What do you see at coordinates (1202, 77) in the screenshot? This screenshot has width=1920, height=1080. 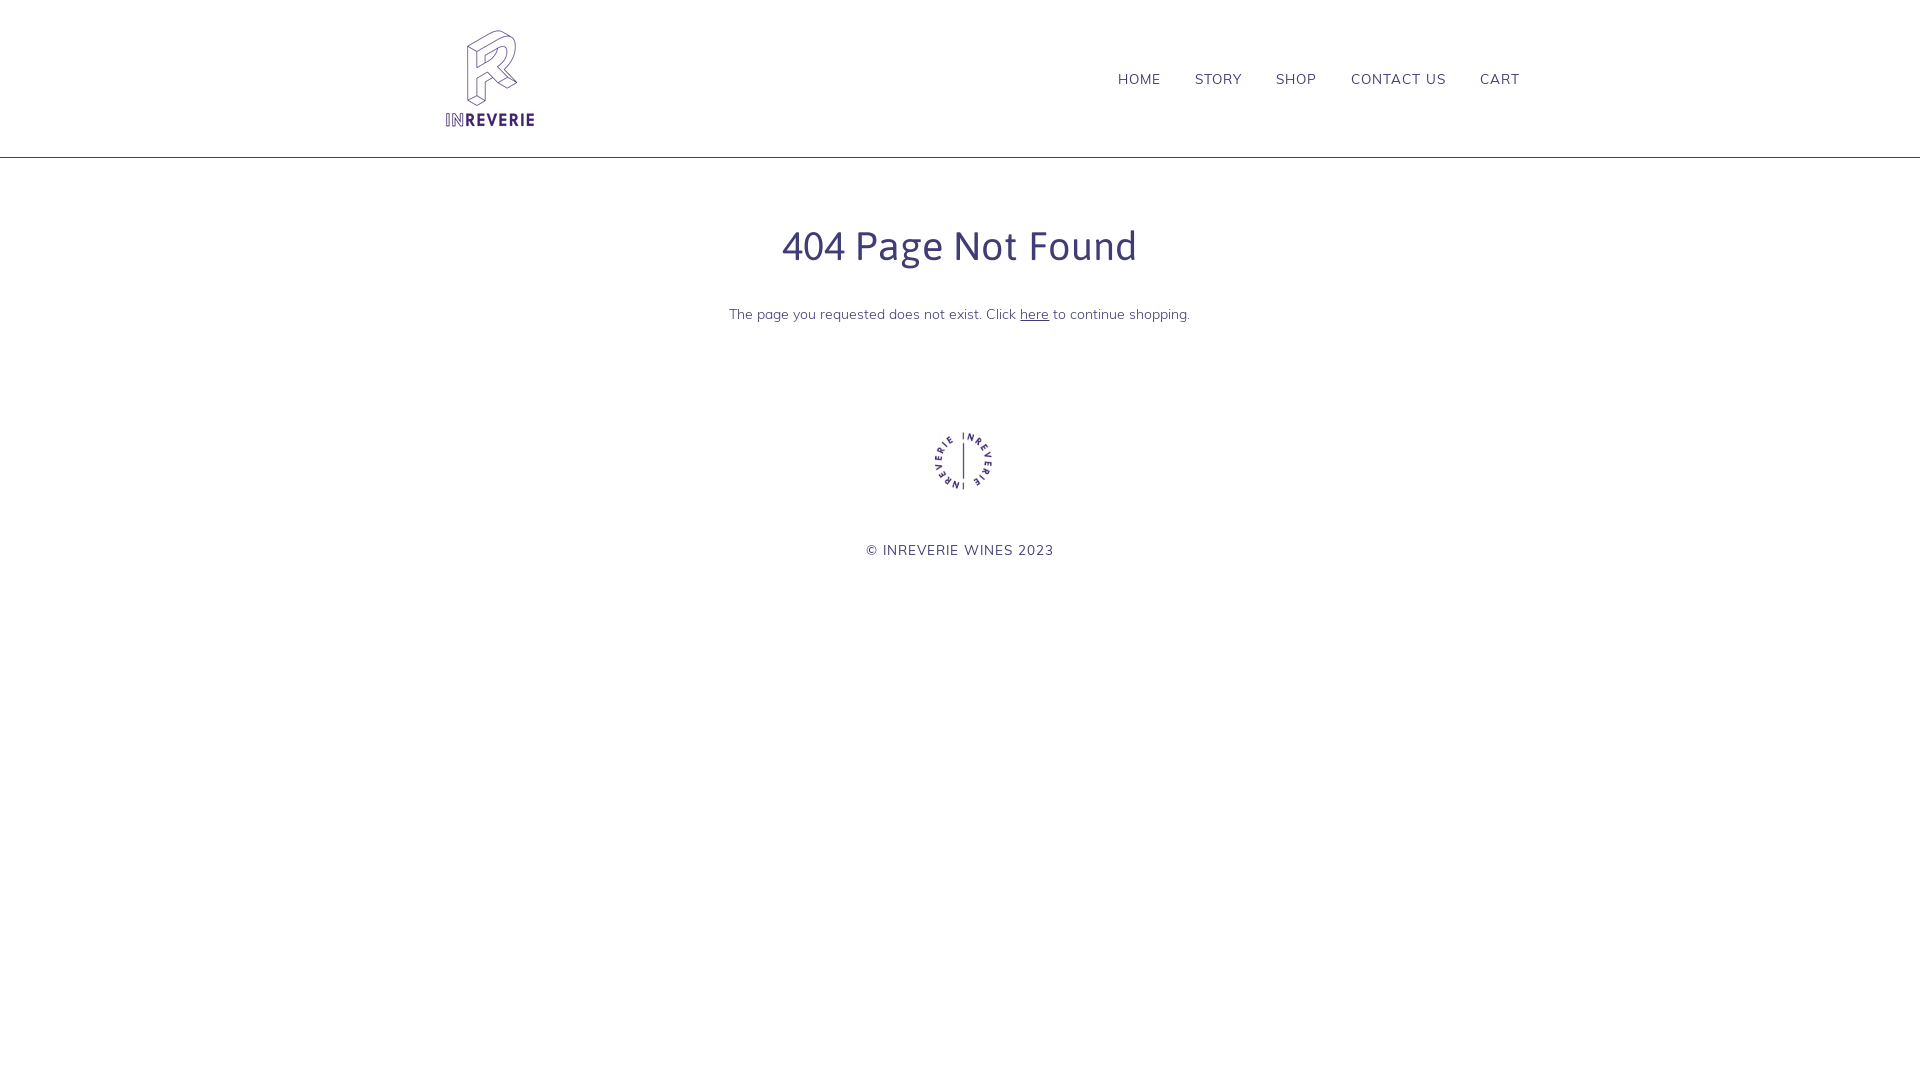 I see `'STORY'` at bounding box center [1202, 77].